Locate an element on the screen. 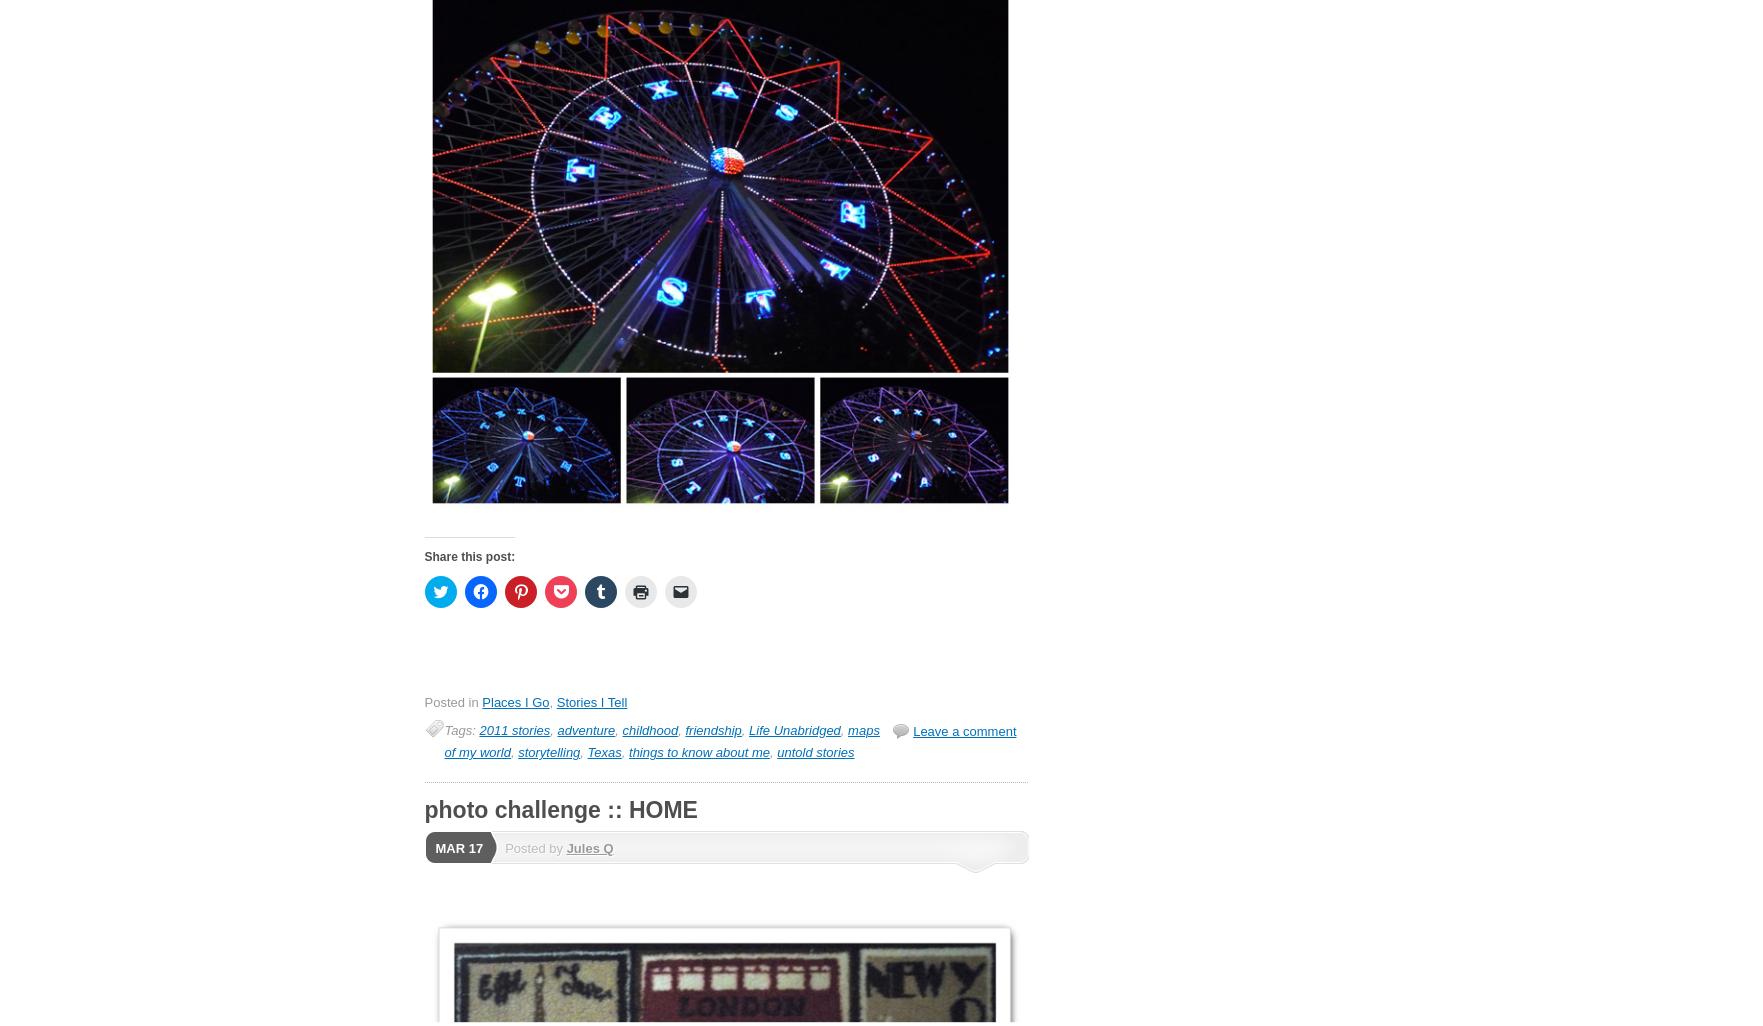 The image size is (1763, 1026). 'photo challenge :: HOME' is located at coordinates (560, 808).